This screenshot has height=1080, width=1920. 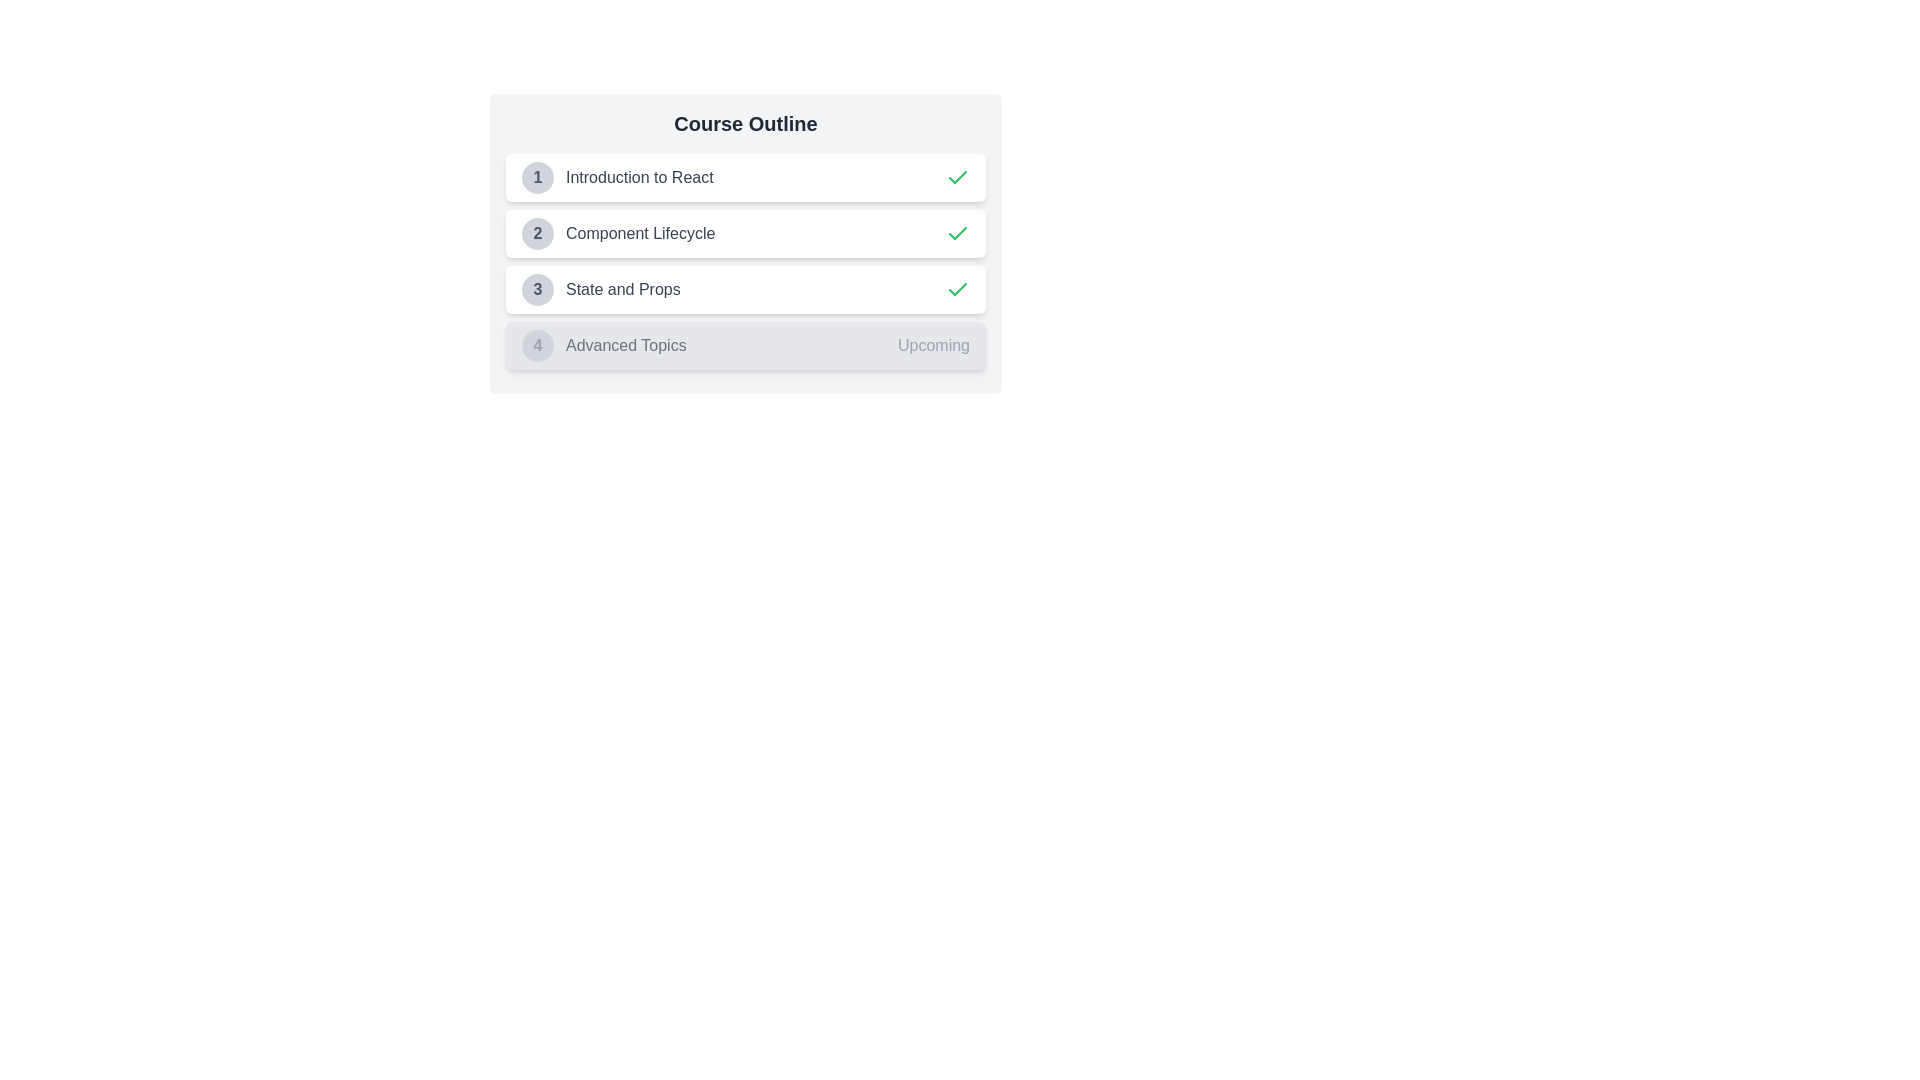 I want to click on title of the third topic in the course outline, which is represented by the text label located in the third row of the course items, so click(x=622, y=289).